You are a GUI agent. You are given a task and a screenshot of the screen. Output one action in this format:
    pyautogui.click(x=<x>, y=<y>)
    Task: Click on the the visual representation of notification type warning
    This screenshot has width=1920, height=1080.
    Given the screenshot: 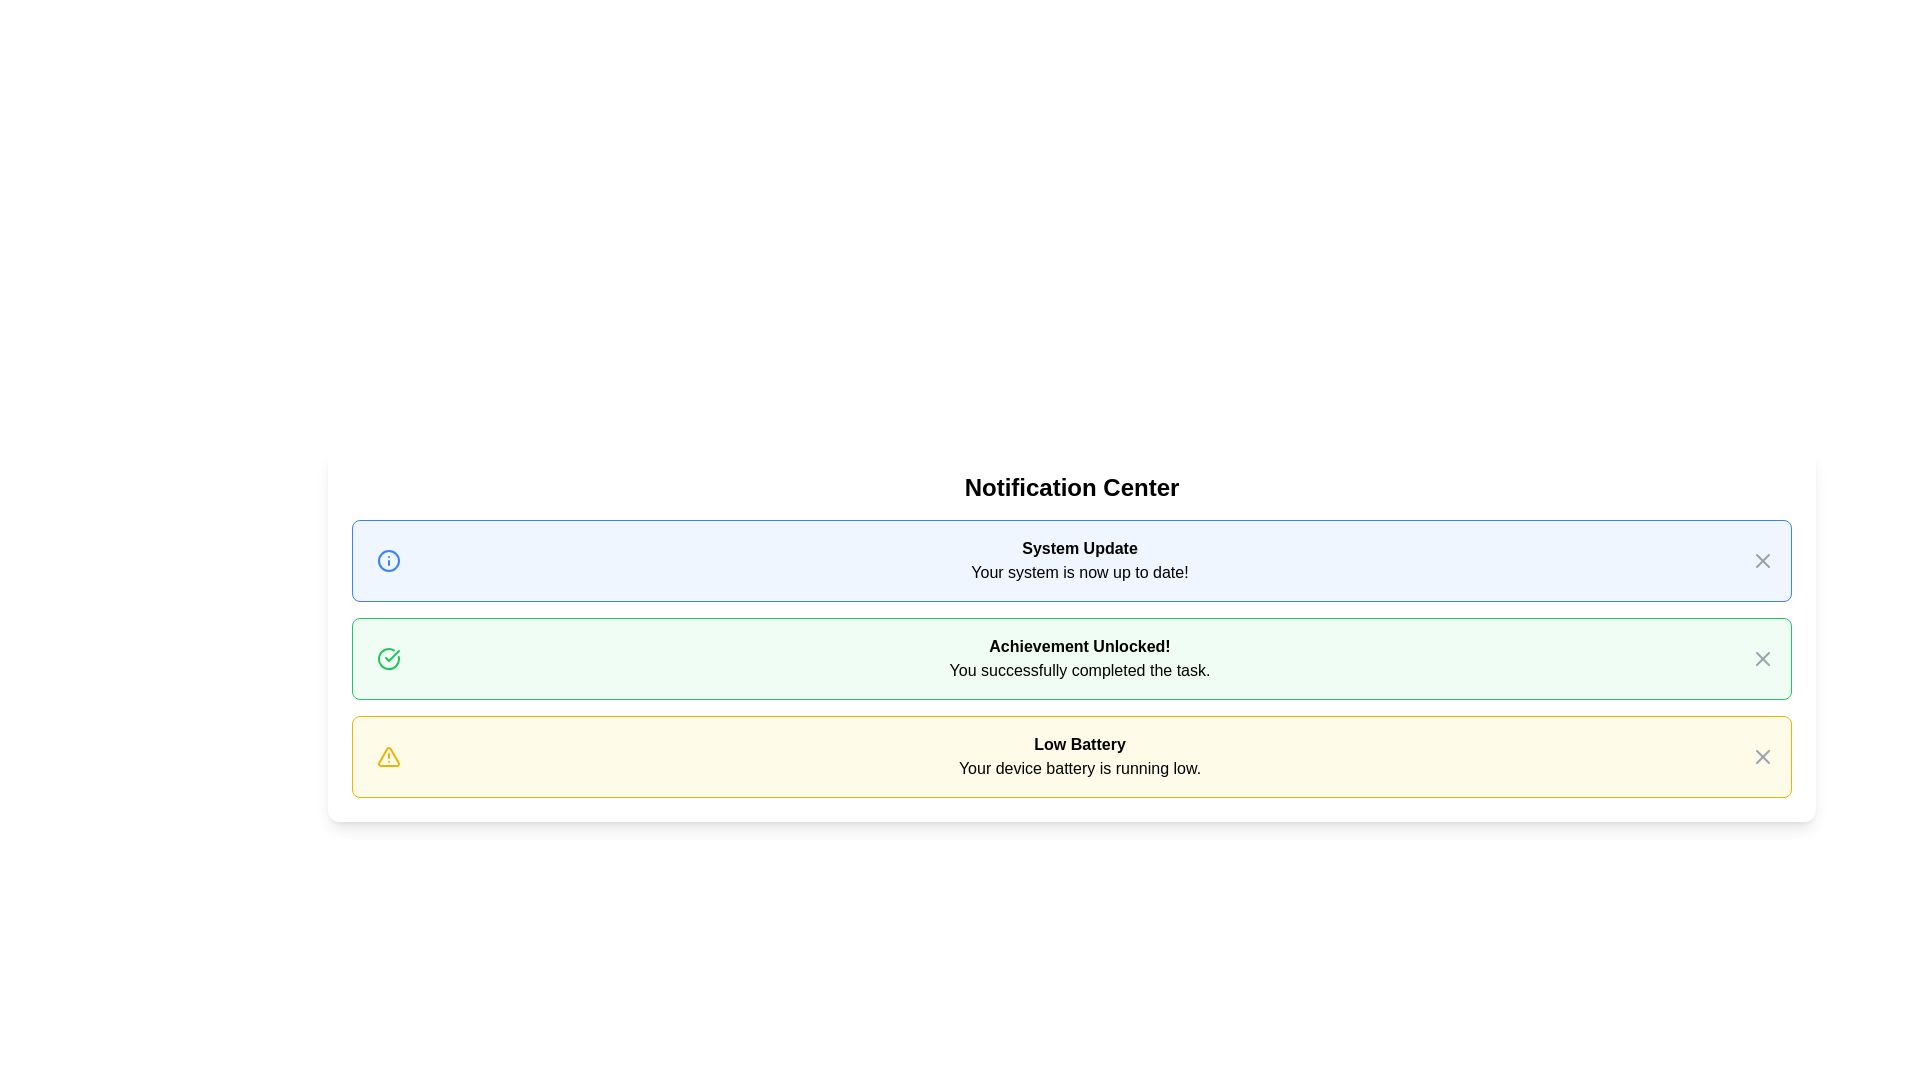 What is the action you would take?
    pyautogui.click(x=388, y=756)
    